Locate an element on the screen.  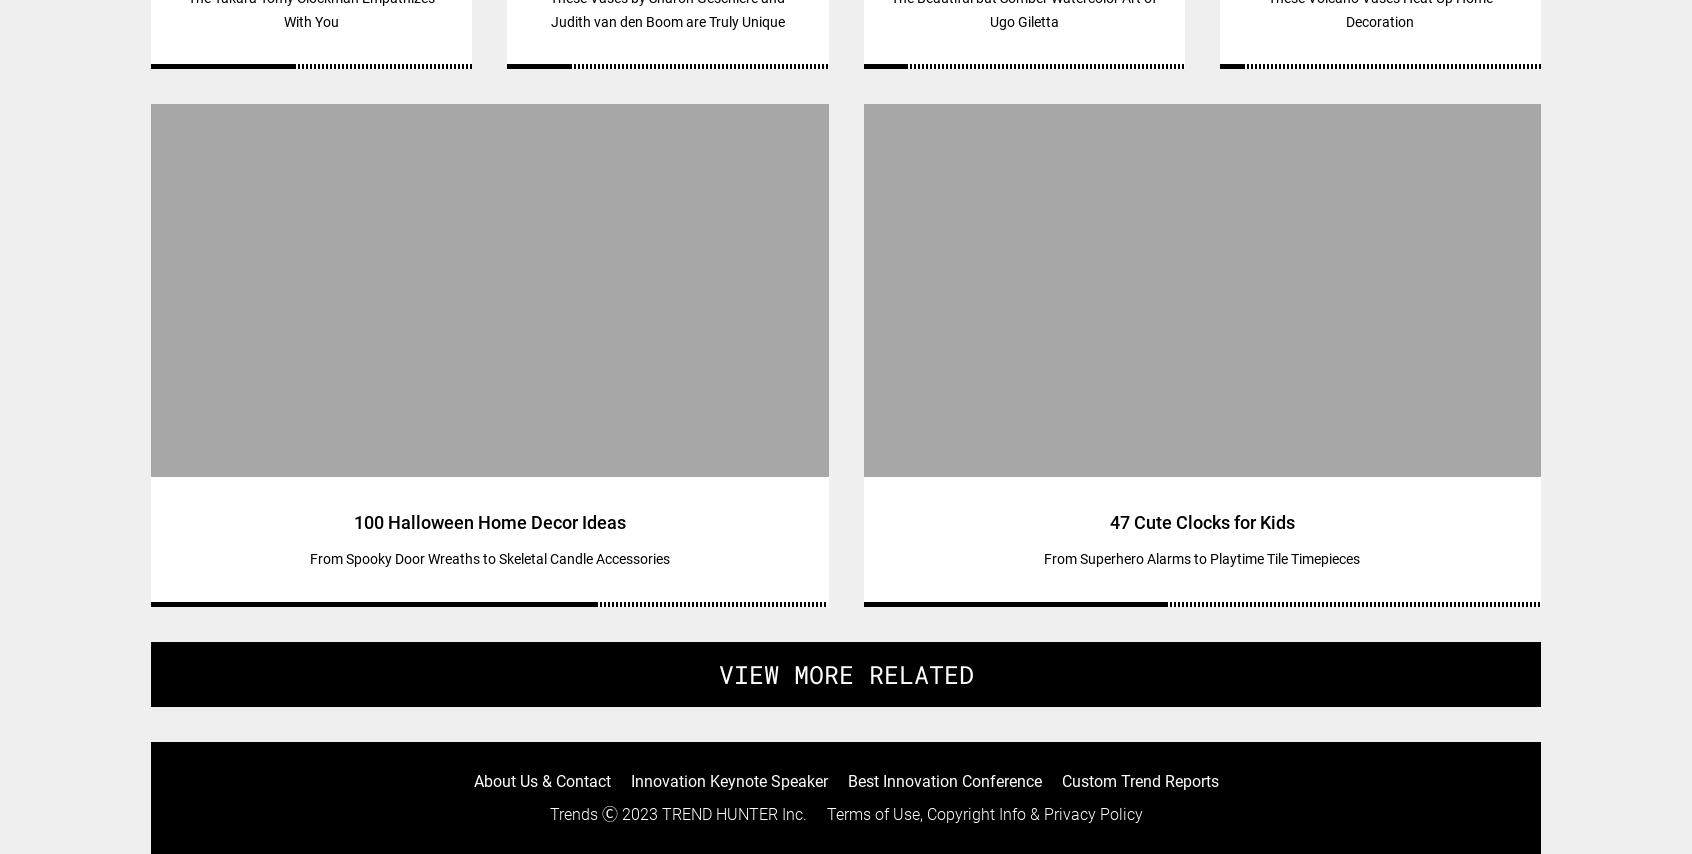
'TREND HUNTER Inc.' is located at coordinates (732, 812).